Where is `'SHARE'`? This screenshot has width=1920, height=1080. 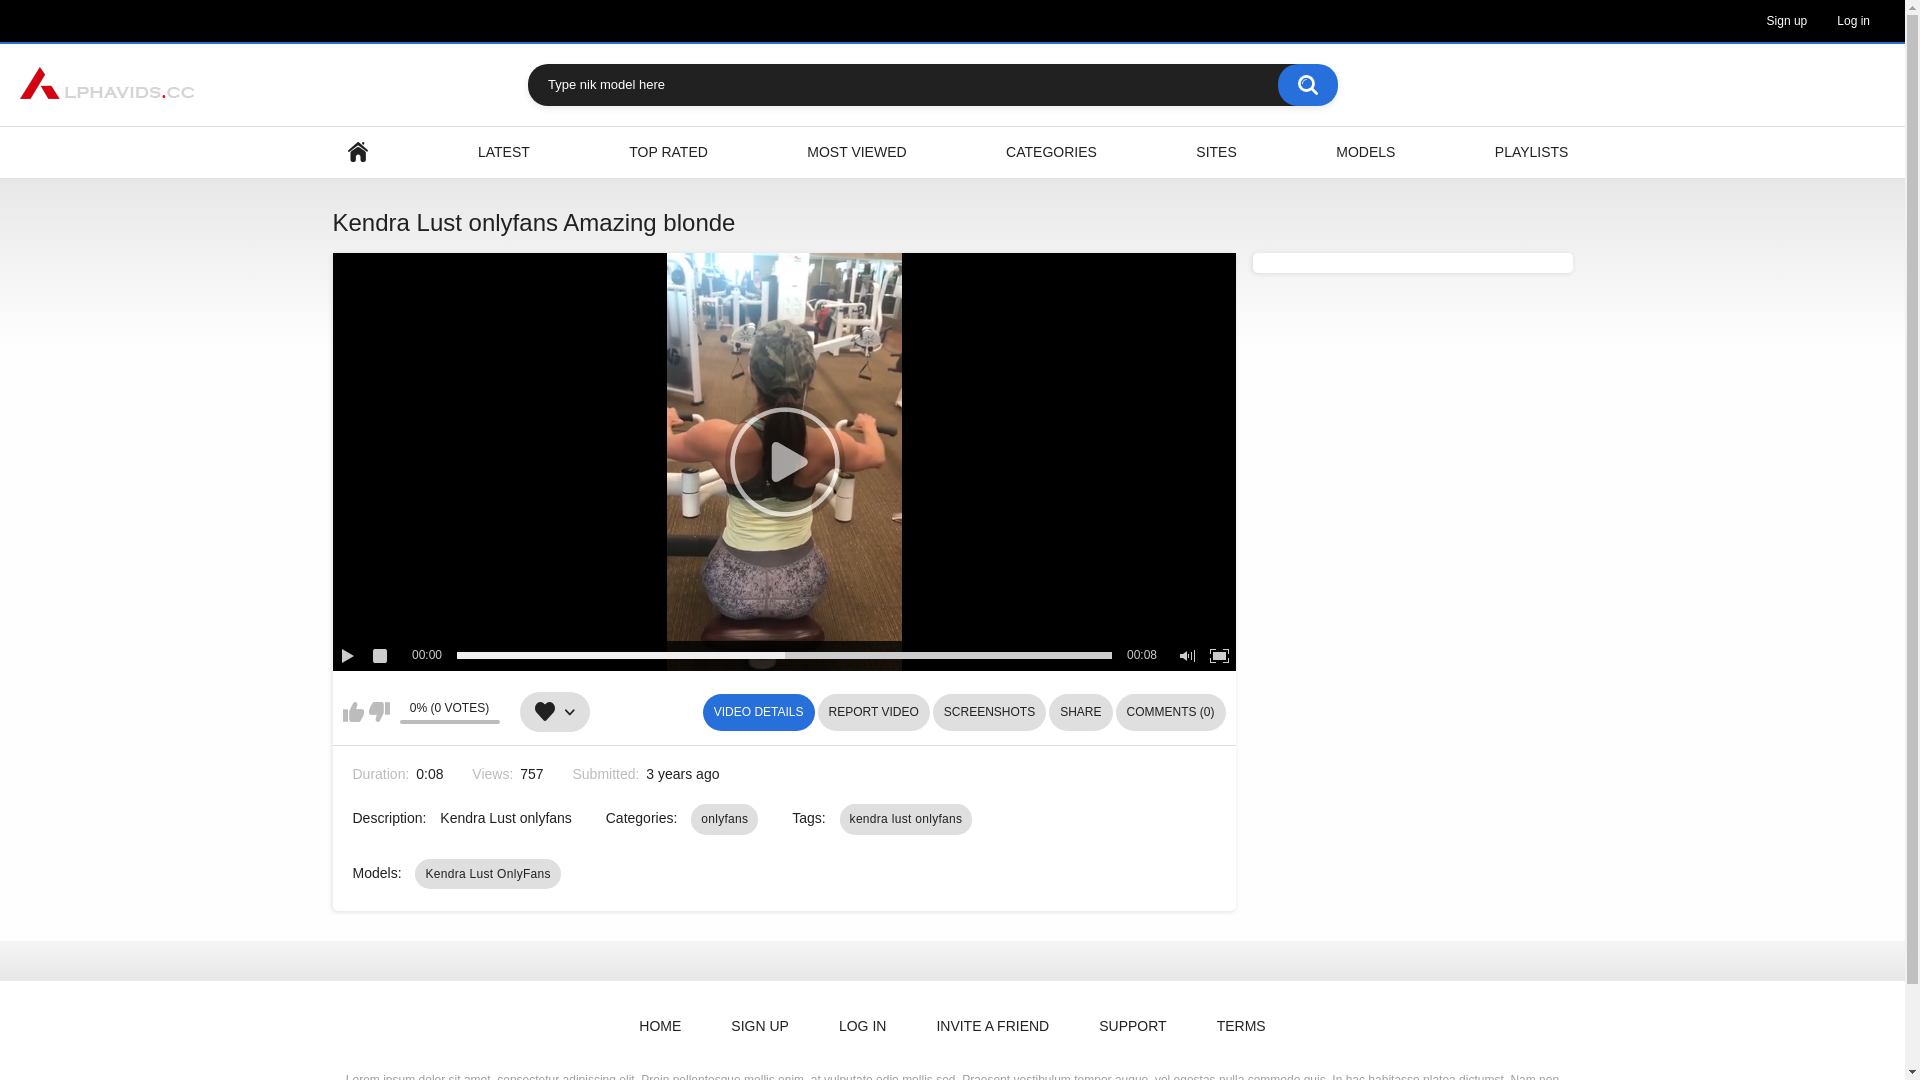
'SHARE' is located at coordinates (1079, 711).